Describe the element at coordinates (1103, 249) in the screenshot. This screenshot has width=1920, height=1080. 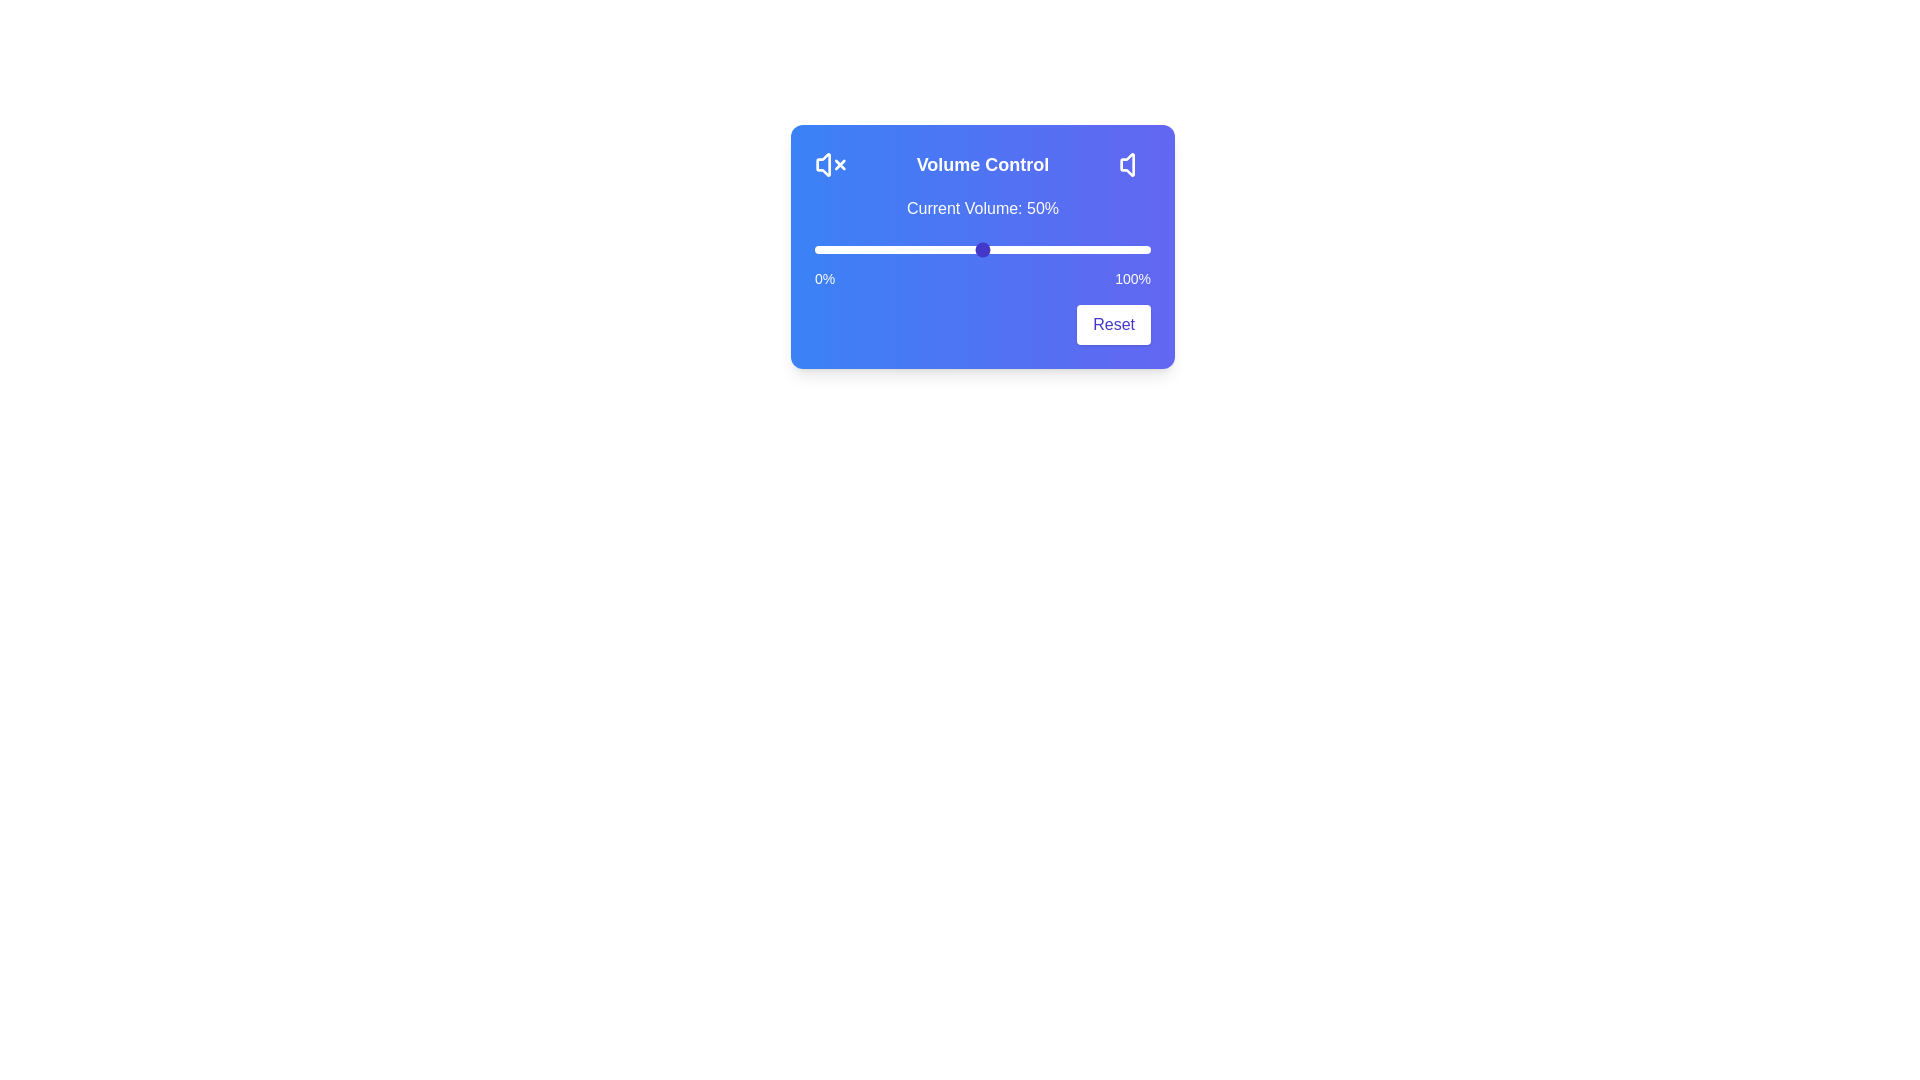
I see `the volume slider to 86%` at that location.